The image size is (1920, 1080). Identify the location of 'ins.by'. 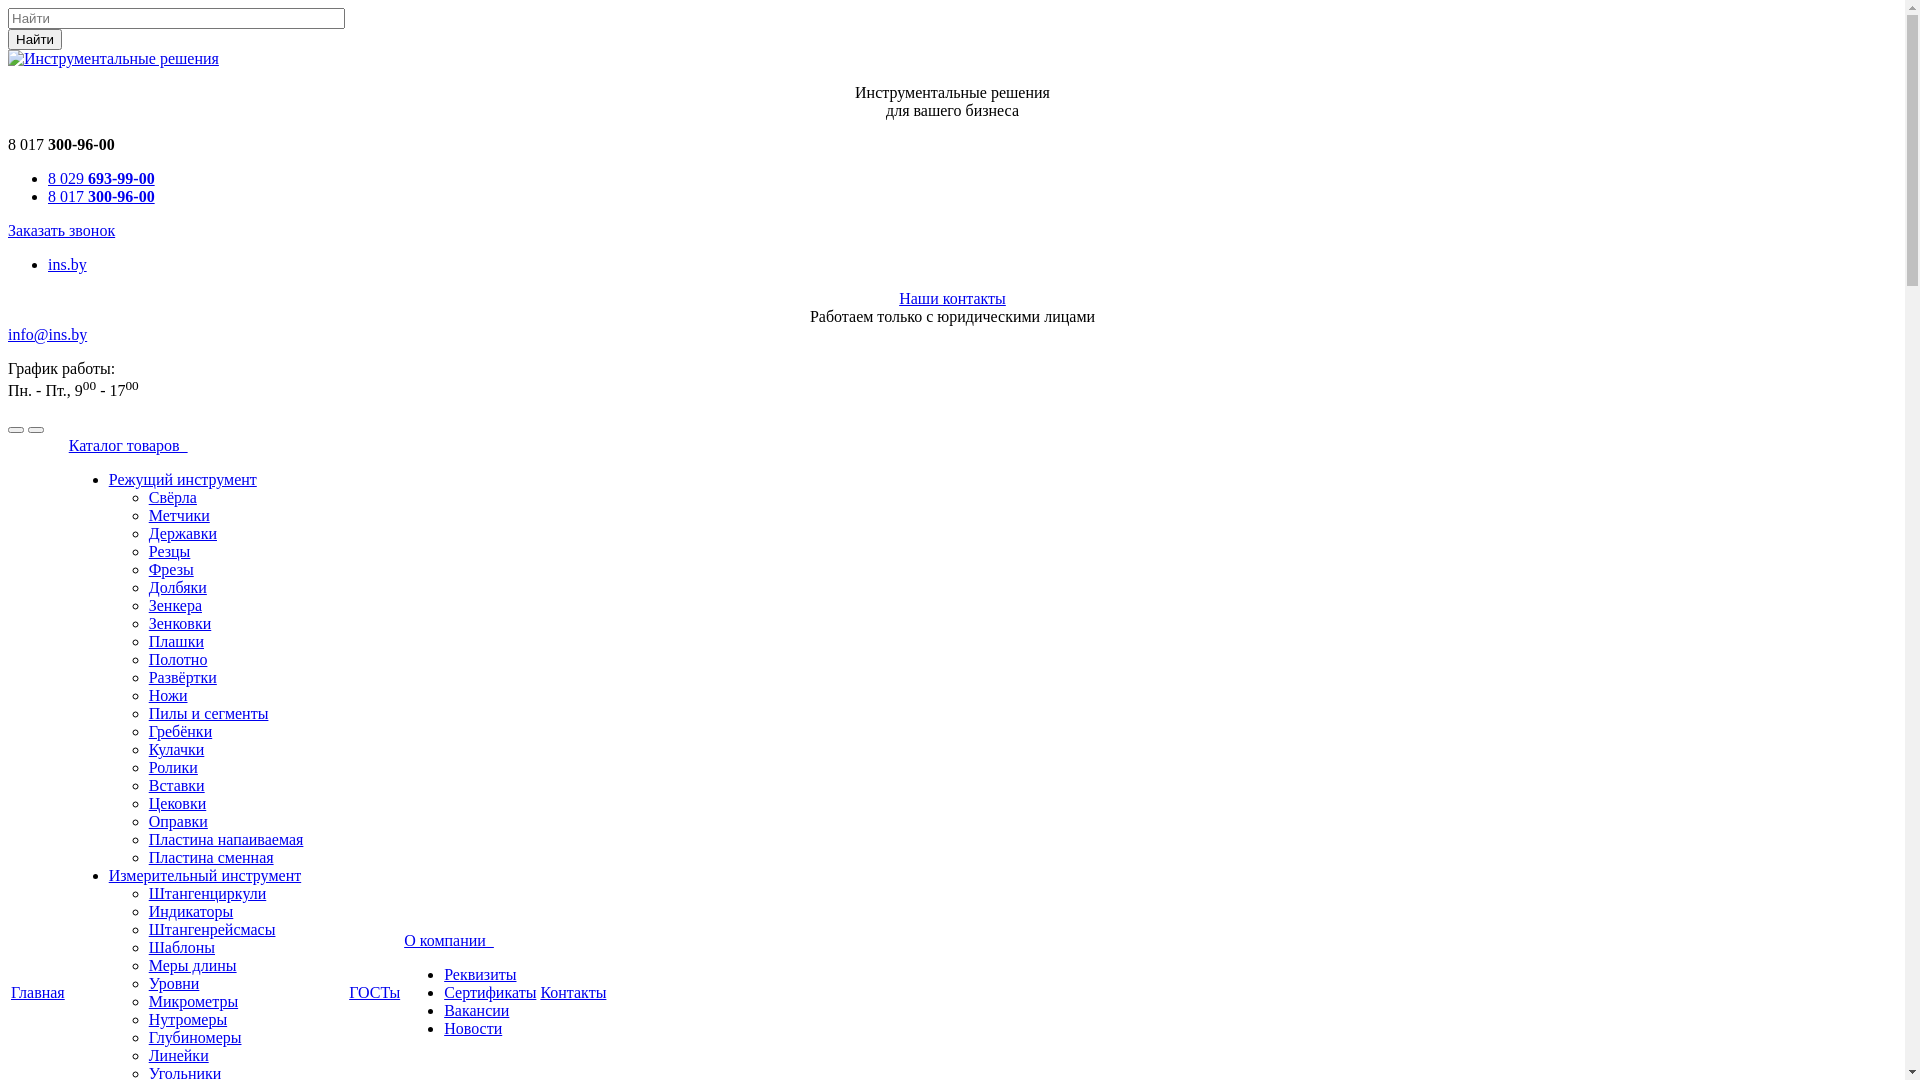
(67, 263).